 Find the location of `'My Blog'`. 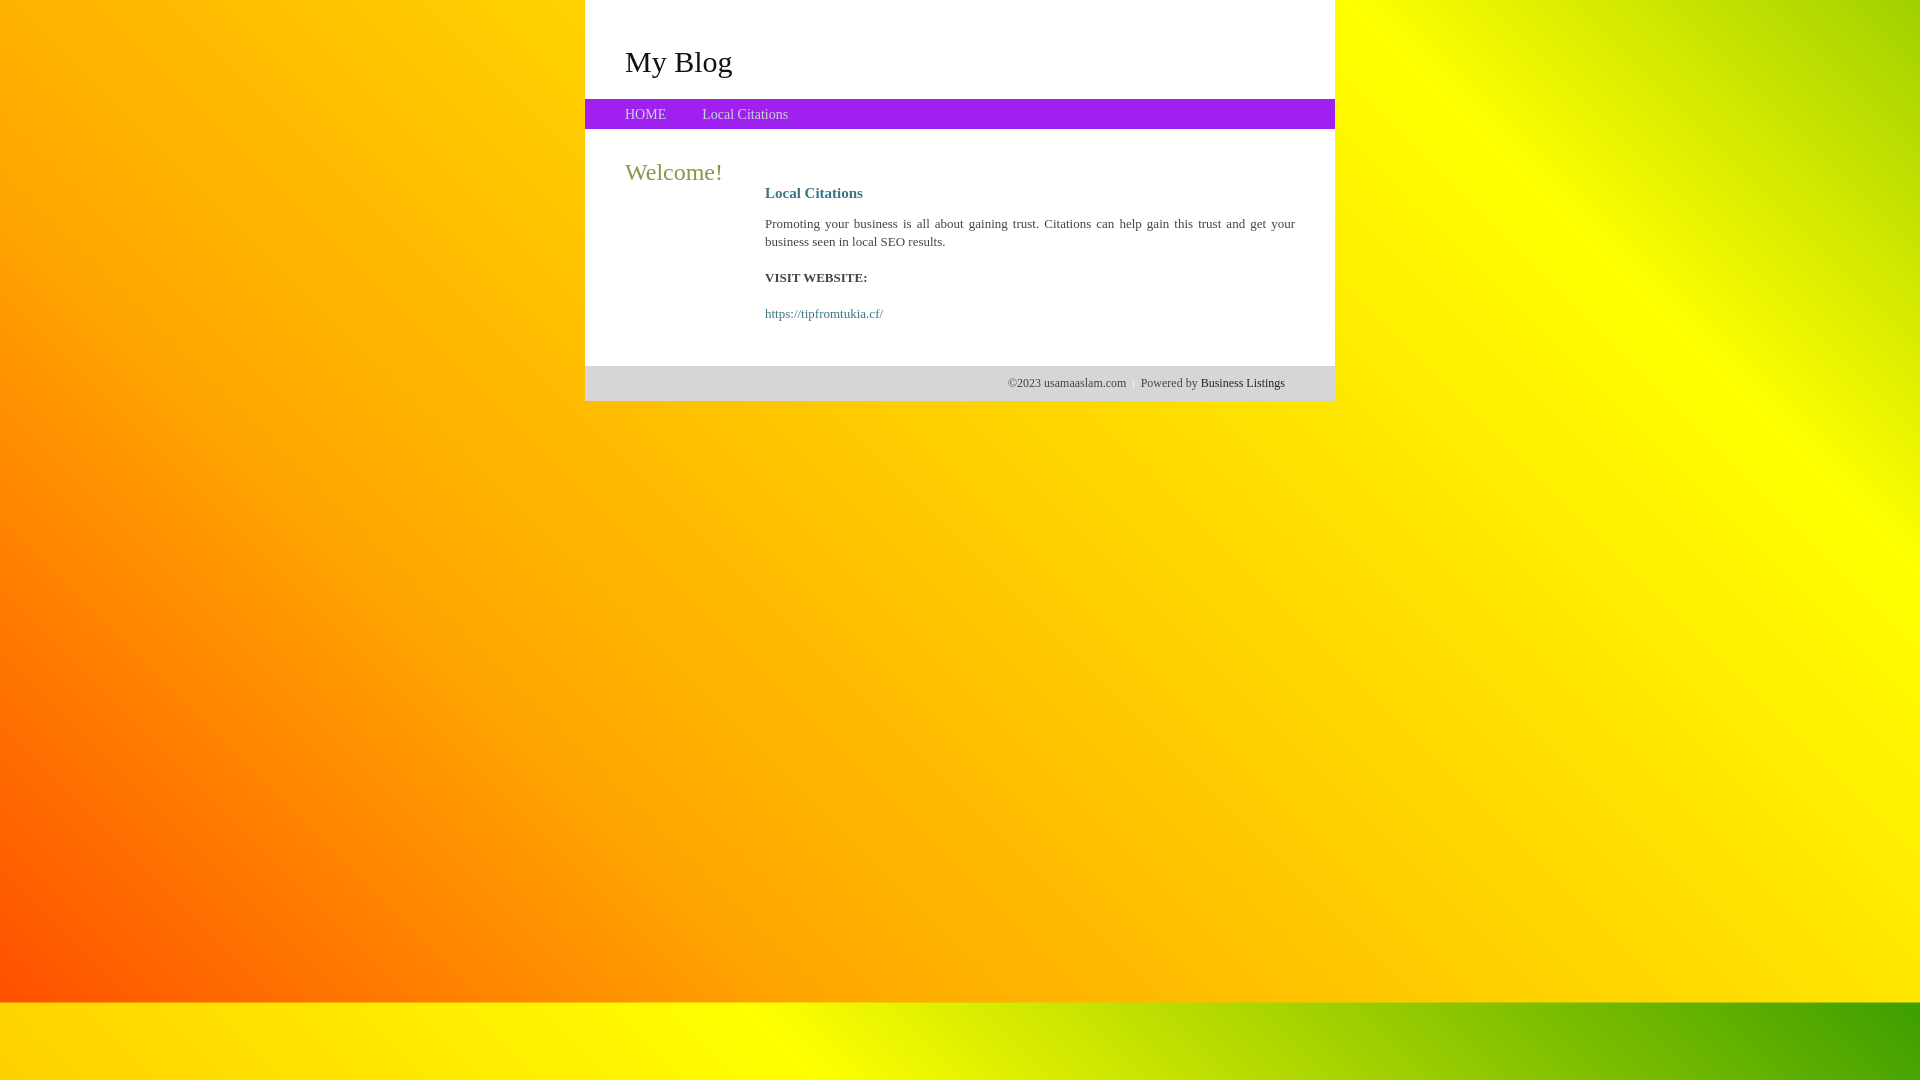

'My Blog' is located at coordinates (678, 60).